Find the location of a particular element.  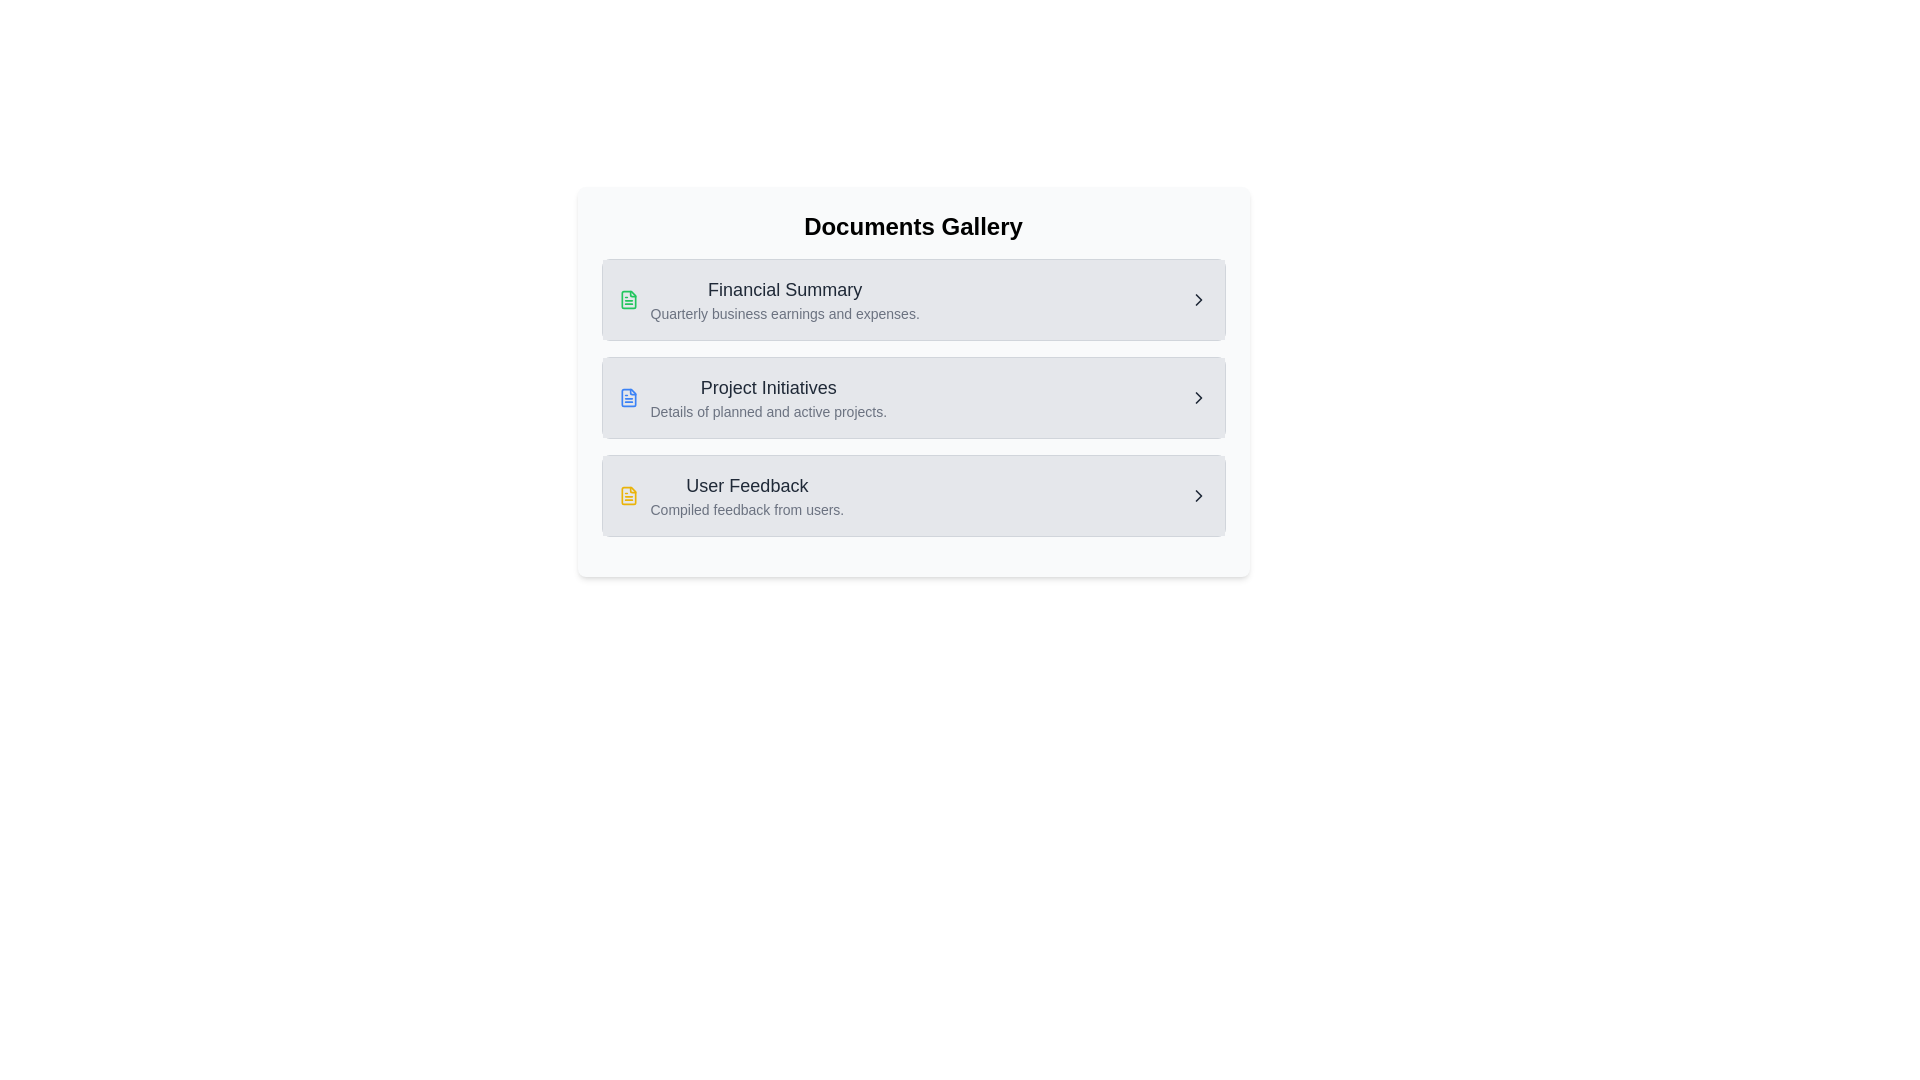

the List item in the navigation menu labeled 'Project Initiatives' is located at coordinates (912, 397).